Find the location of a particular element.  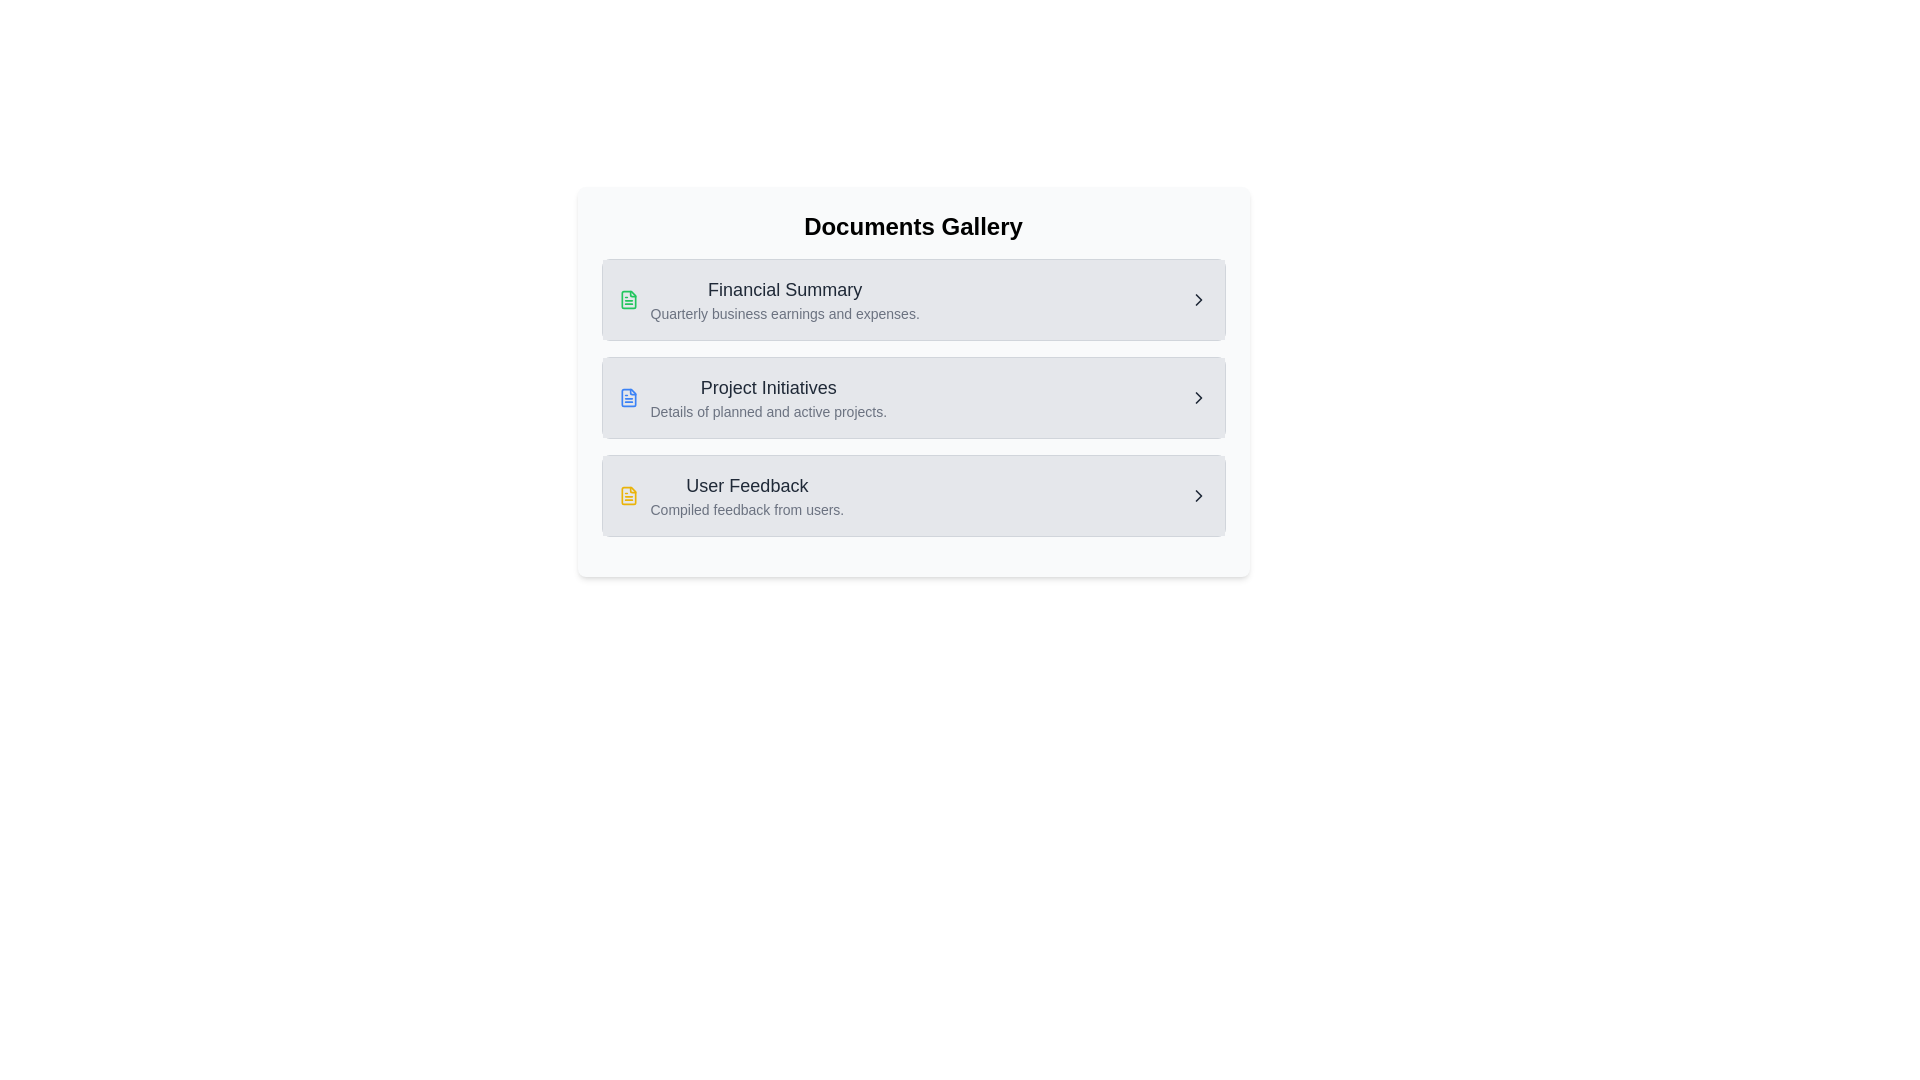

the List item in the navigation menu labeled 'Project Initiatives' is located at coordinates (912, 397).